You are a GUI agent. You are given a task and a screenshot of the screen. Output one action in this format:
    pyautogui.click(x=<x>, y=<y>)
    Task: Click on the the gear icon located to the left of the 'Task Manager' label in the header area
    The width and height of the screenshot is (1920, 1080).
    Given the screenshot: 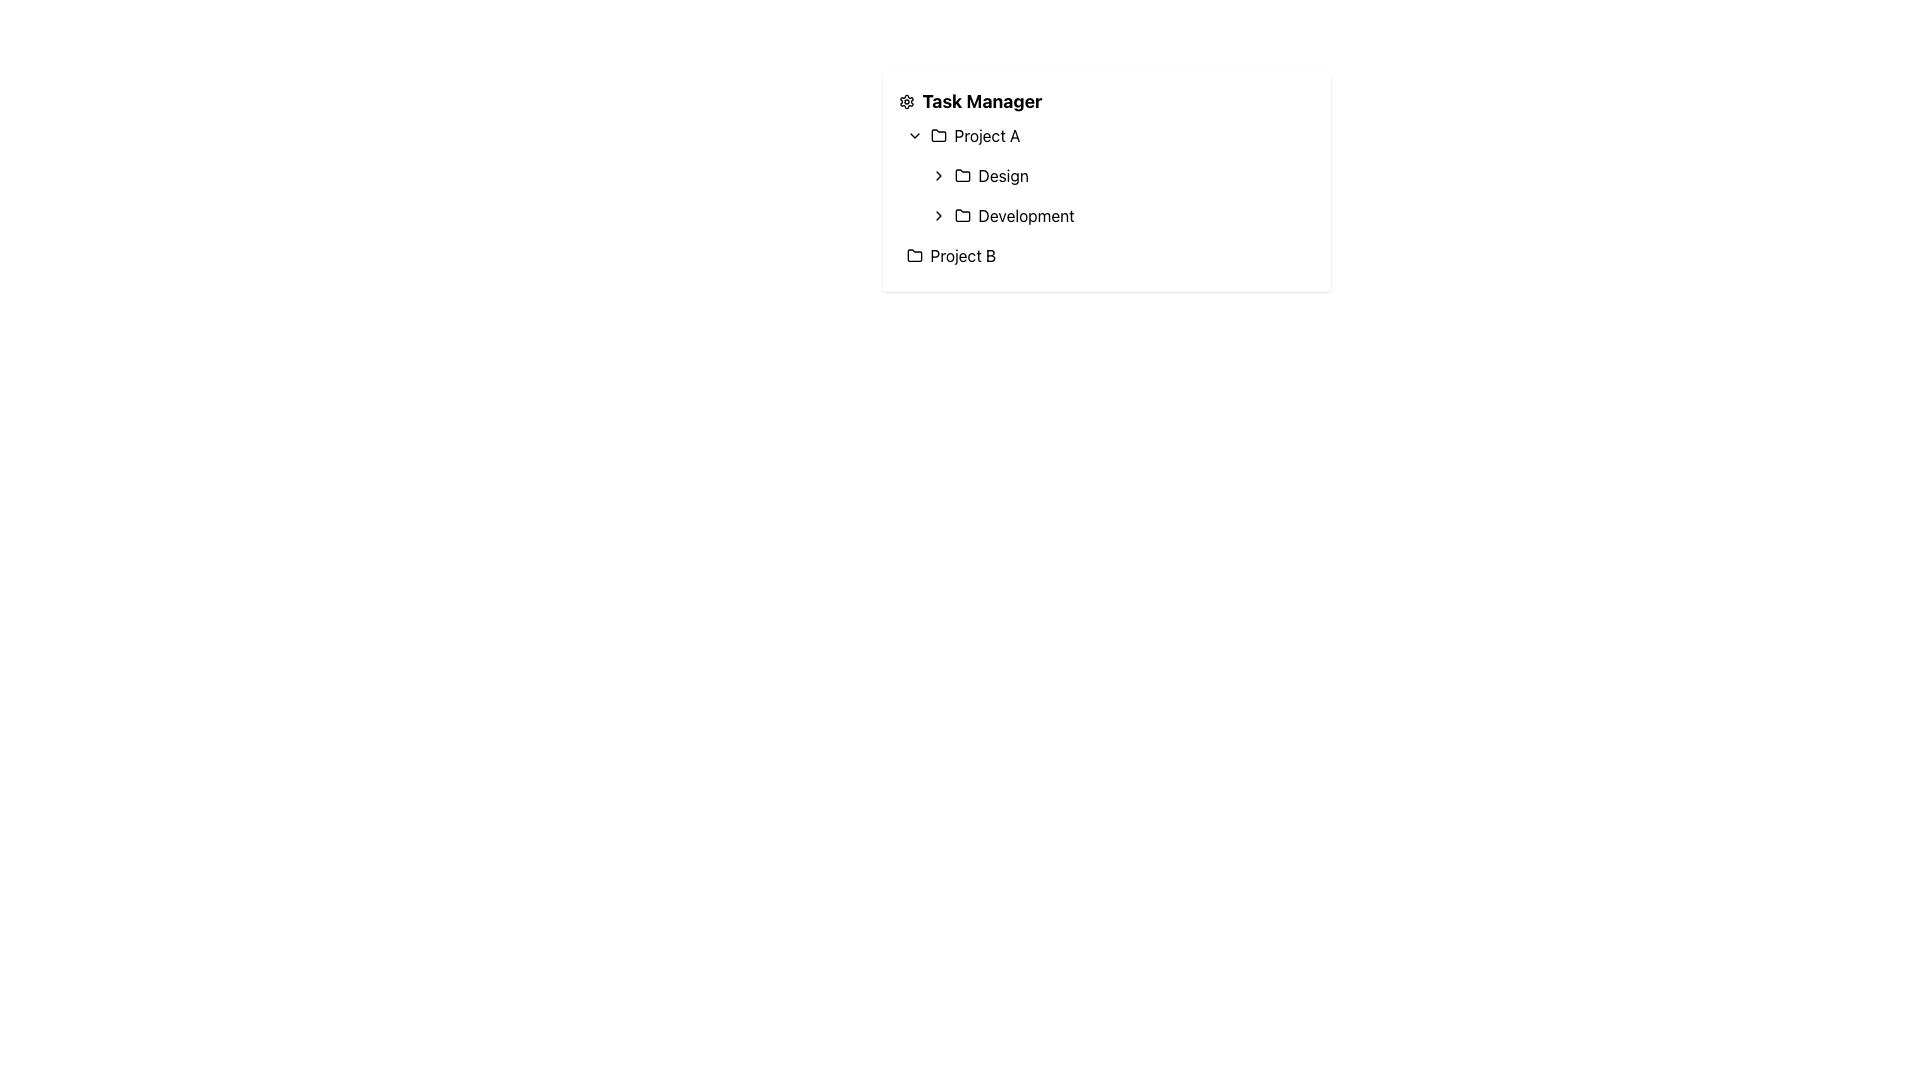 What is the action you would take?
    pyautogui.click(x=905, y=101)
    